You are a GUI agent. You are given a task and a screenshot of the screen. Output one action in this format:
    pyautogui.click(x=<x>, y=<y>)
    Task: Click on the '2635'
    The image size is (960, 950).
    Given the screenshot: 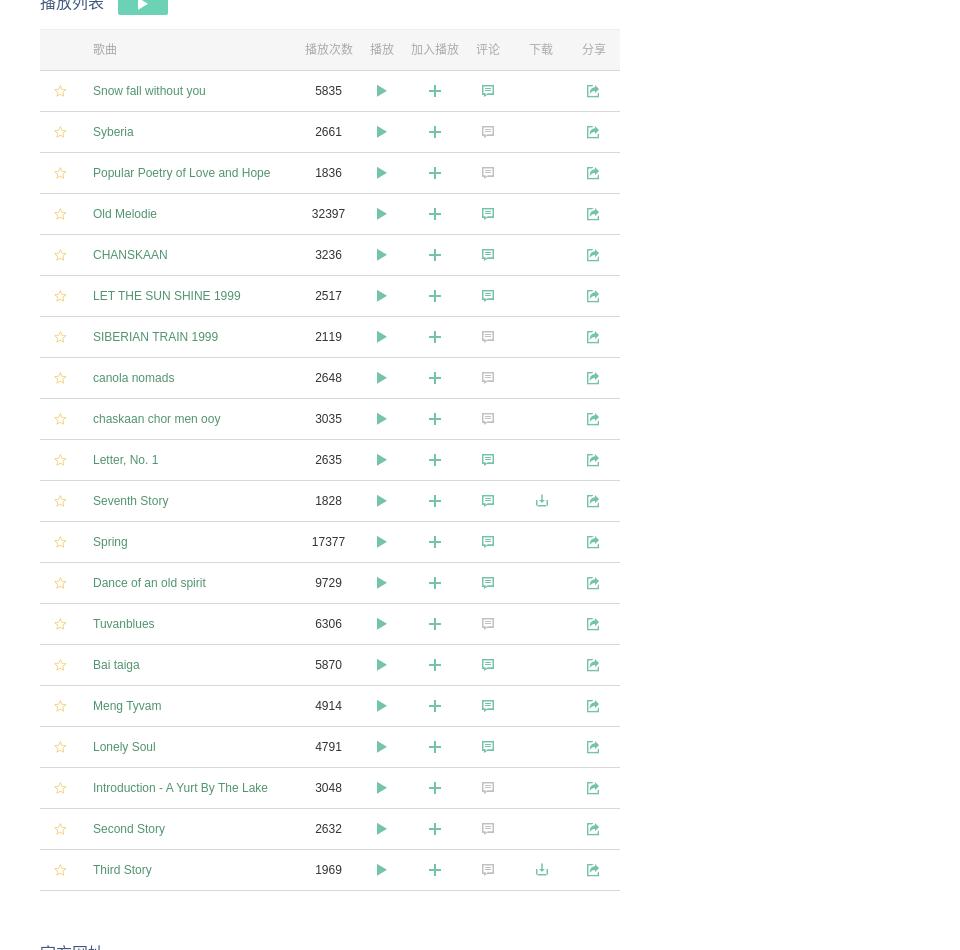 What is the action you would take?
    pyautogui.click(x=328, y=458)
    